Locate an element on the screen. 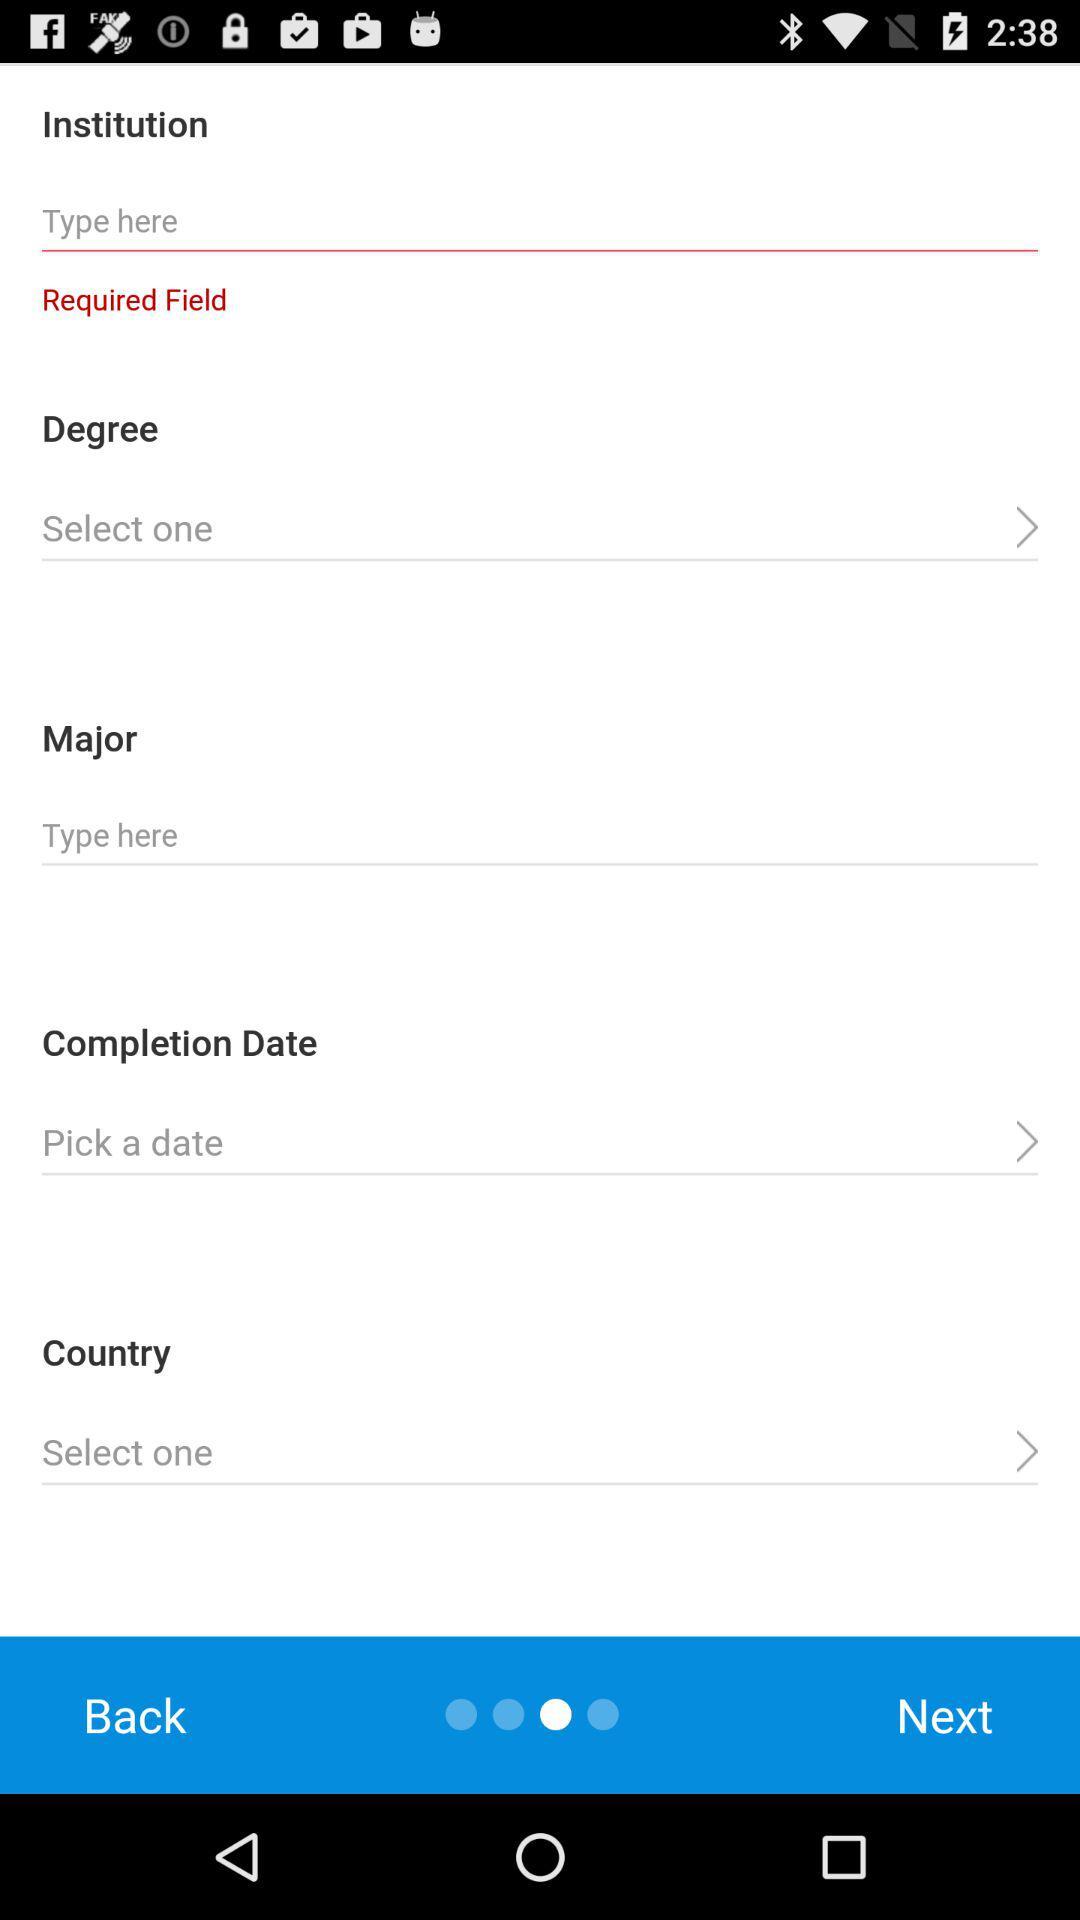 This screenshot has height=1920, width=1080. your major is located at coordinates (540, 835).